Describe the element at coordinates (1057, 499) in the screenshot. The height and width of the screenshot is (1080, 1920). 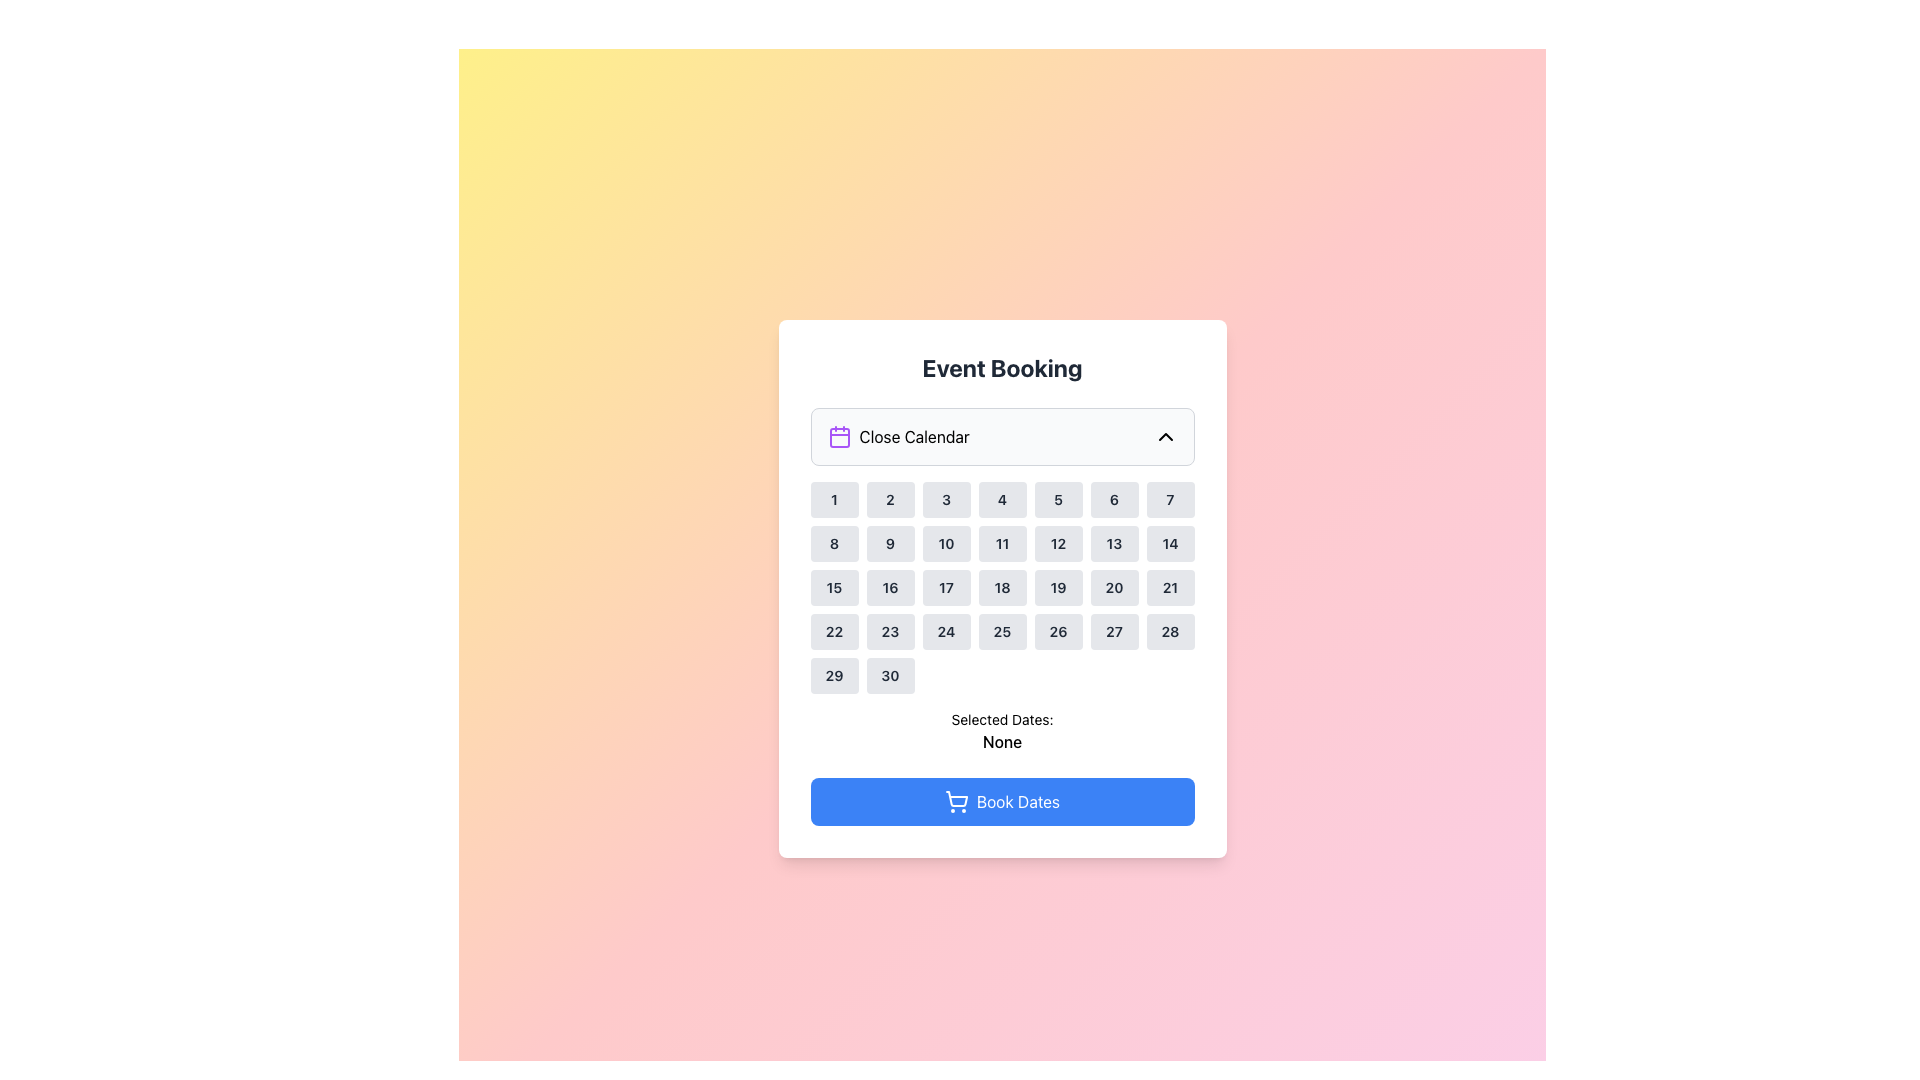
I see `the calendar cell button displaying the number '5', which is the fifth button` at that location.